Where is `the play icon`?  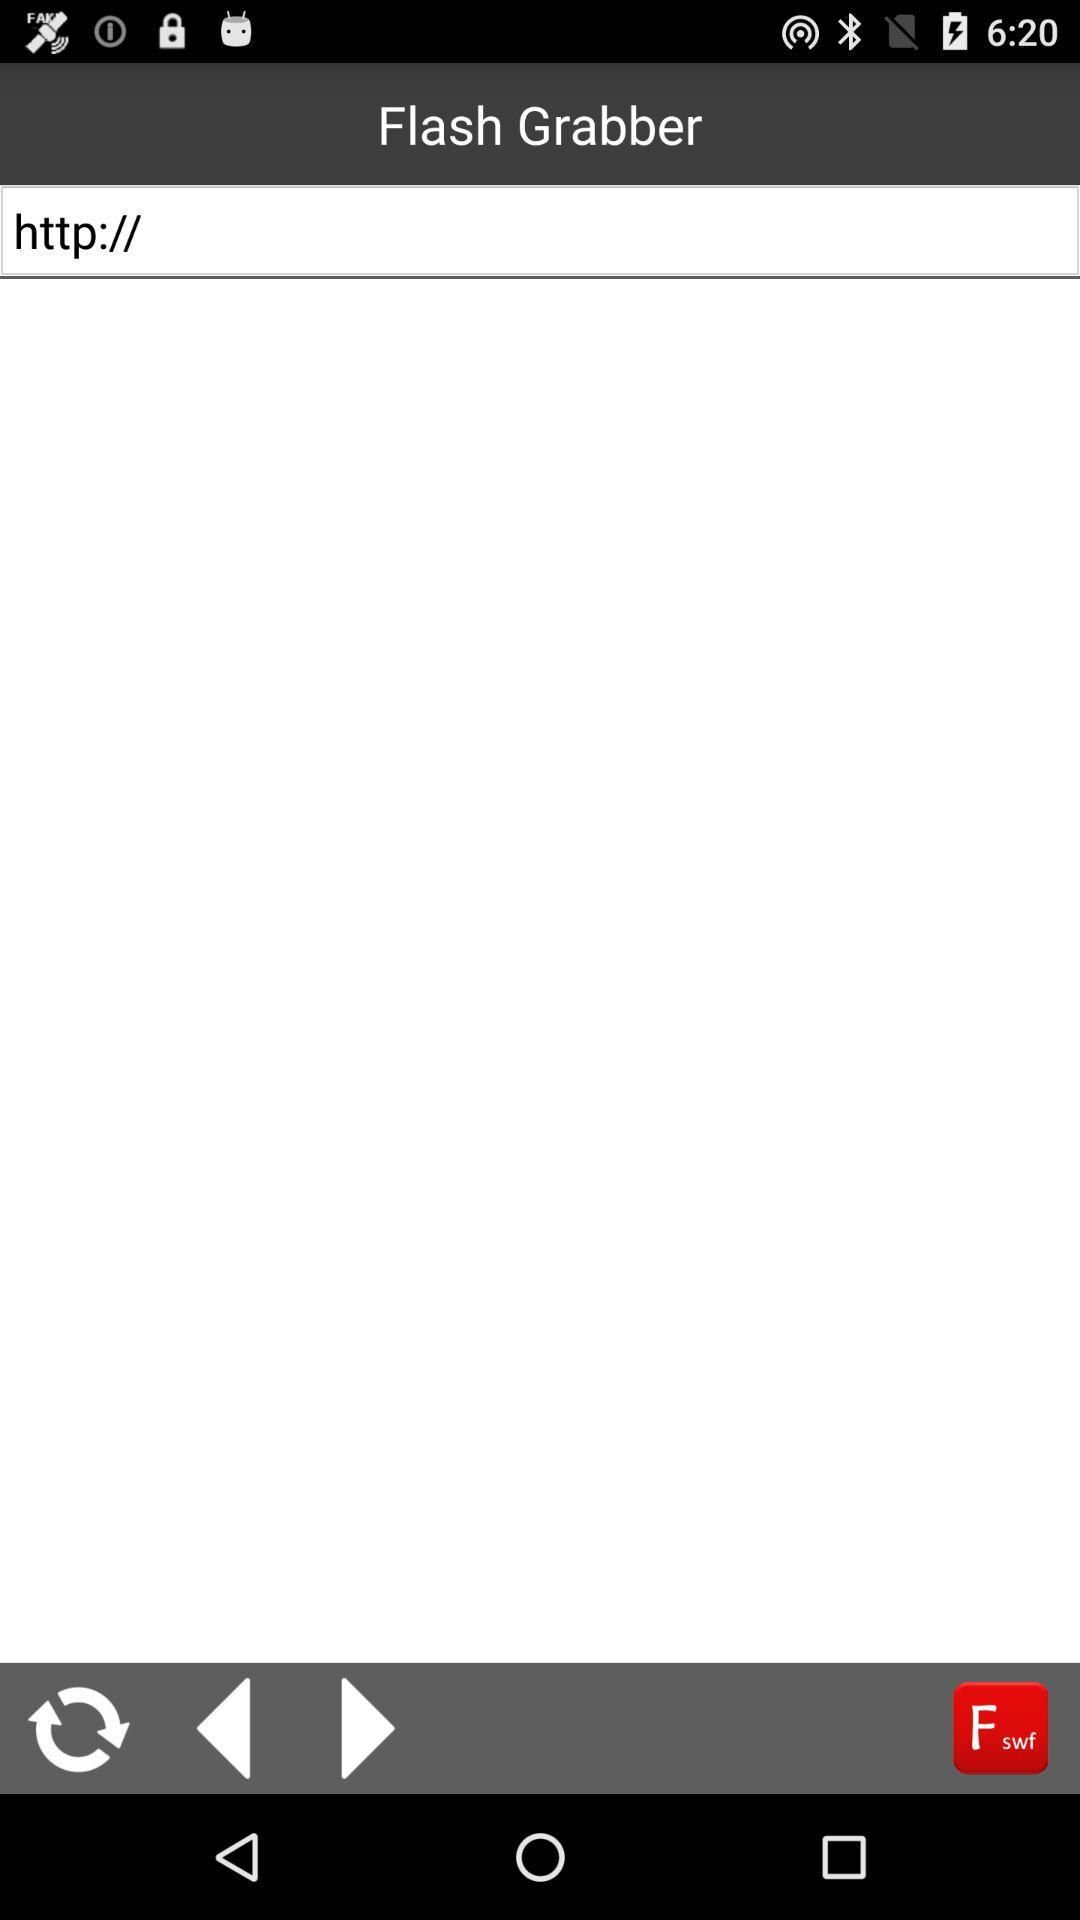
the play icon is located at coordinates (368, 1848).